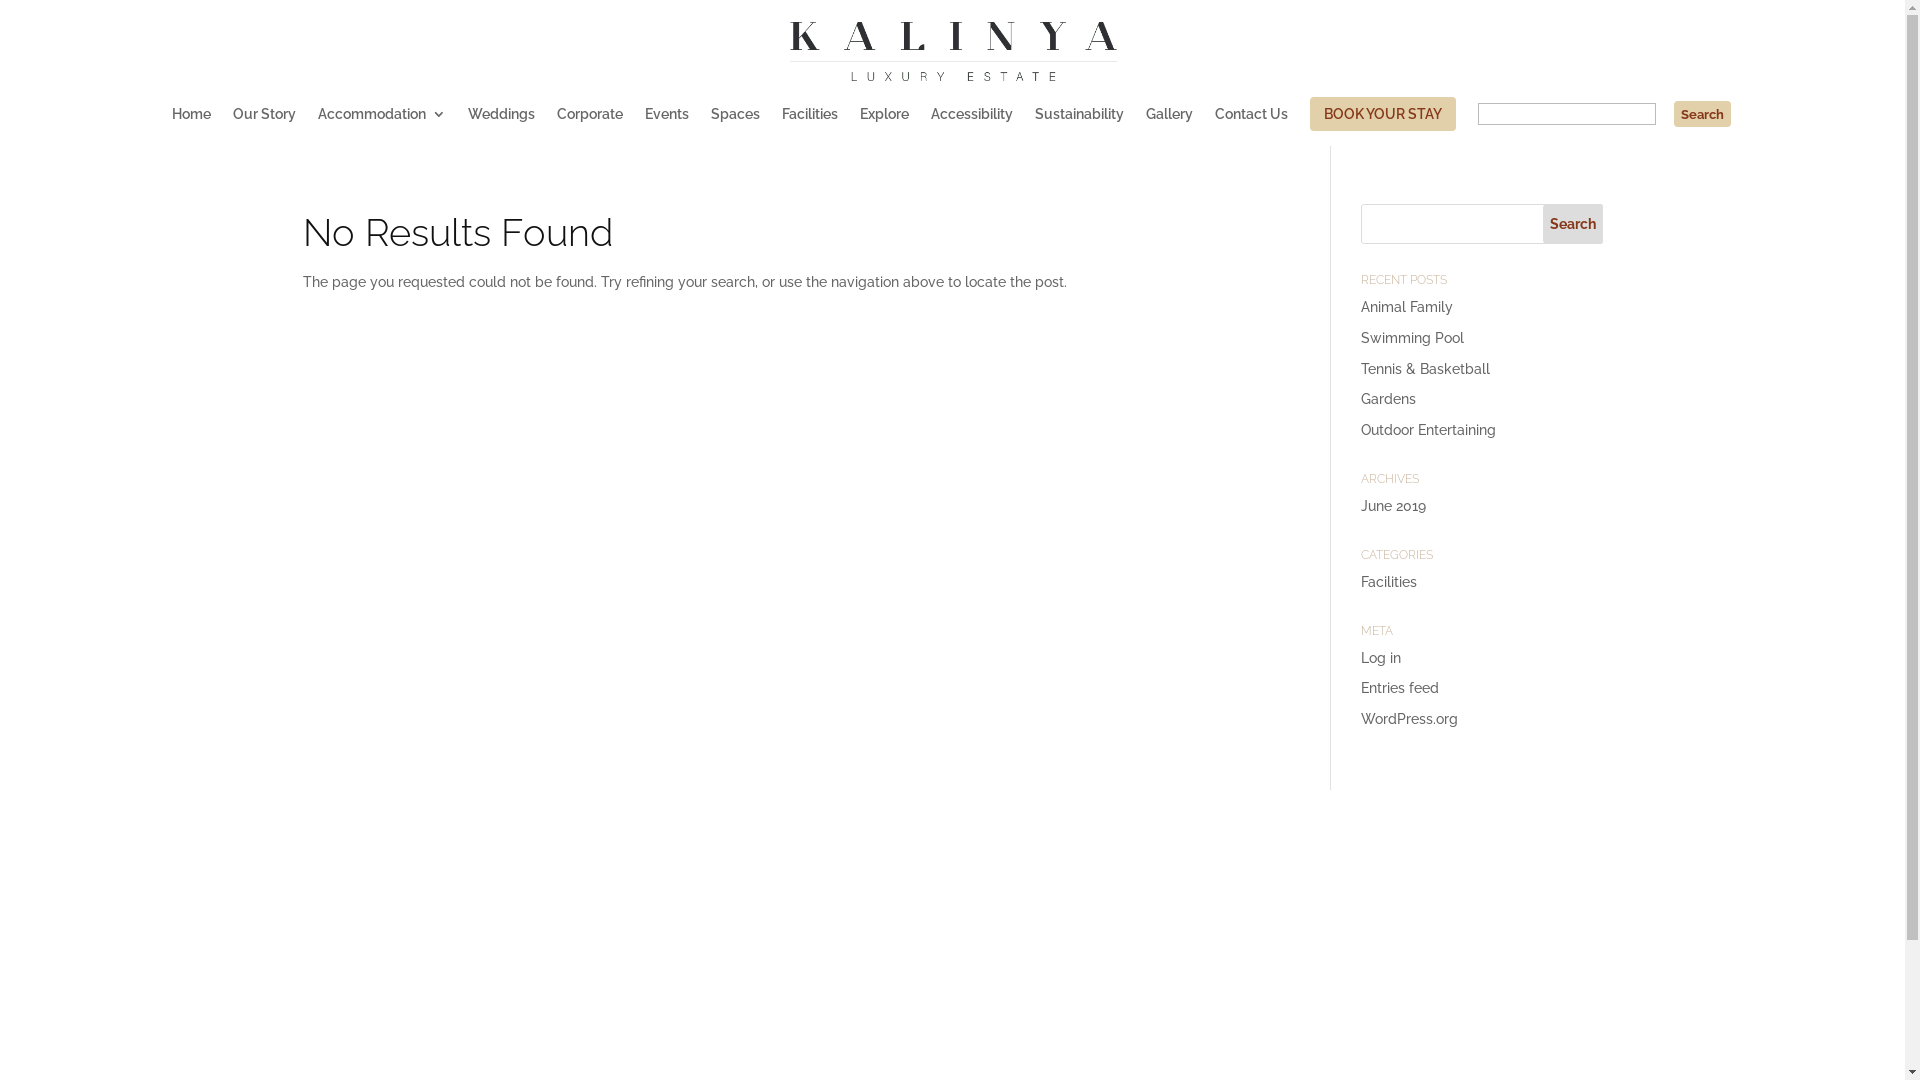 The height and width of the screenshot is (1080, 1920). What do you see at coordinates (1392, 504) in the screenshot?
I see `'June 2019'` at bounding box center [1392, 504].